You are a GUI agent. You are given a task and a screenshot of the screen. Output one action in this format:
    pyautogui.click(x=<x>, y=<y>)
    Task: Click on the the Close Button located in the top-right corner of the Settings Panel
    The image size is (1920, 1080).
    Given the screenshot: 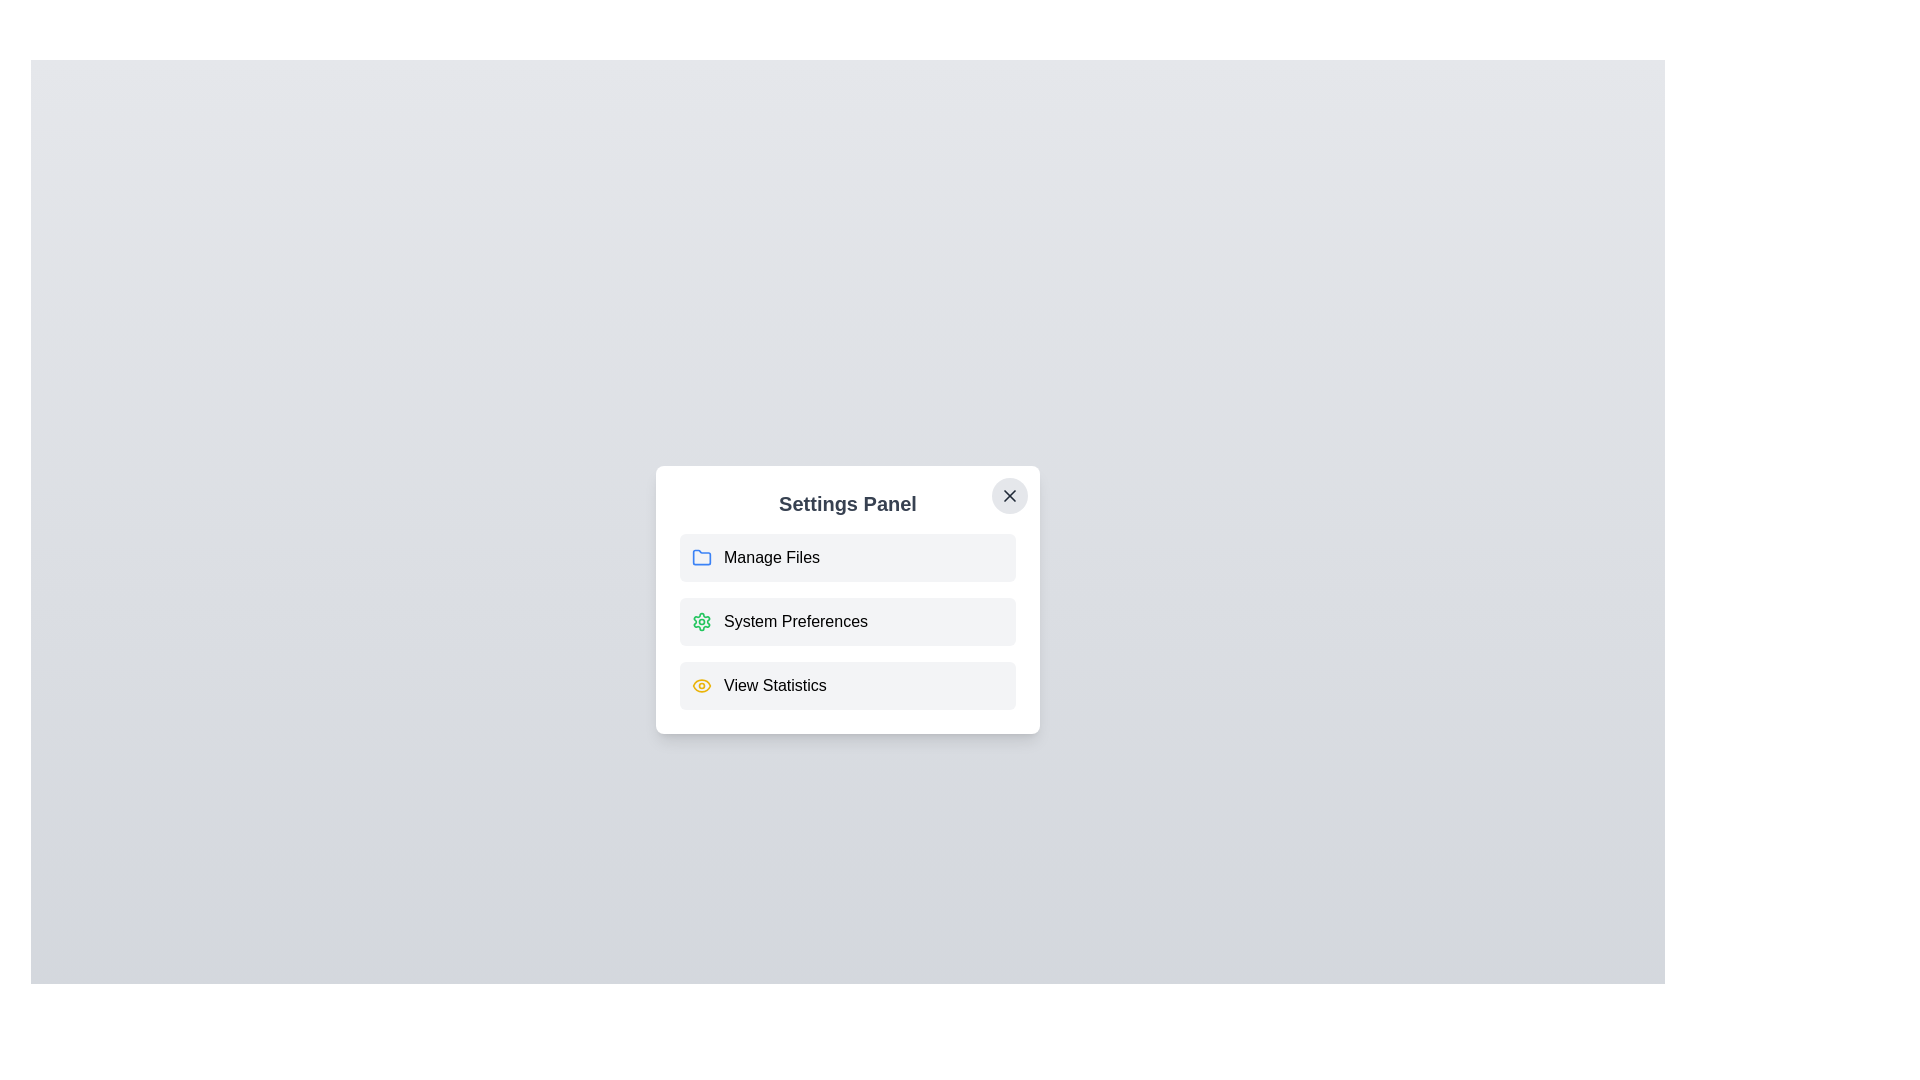 What is the action you would take?
    pyautogui.click(x=1009, y=495)
    